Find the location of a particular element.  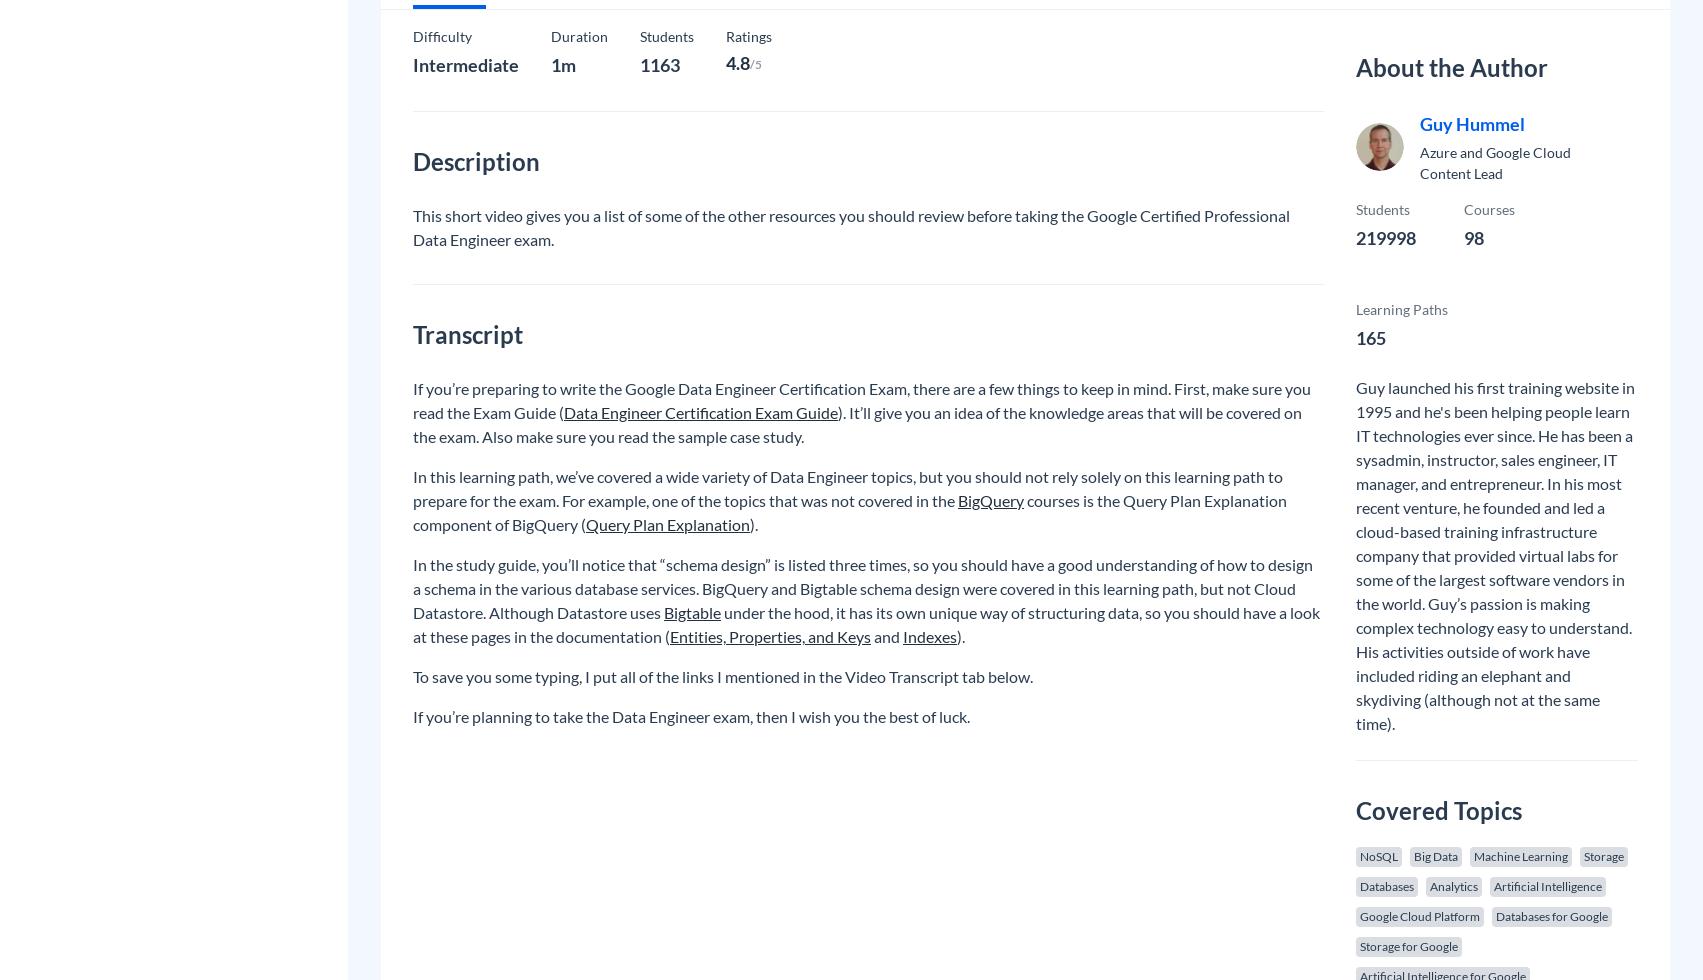

'Artificial Intelligence' is located at coordinates (1546, 886).